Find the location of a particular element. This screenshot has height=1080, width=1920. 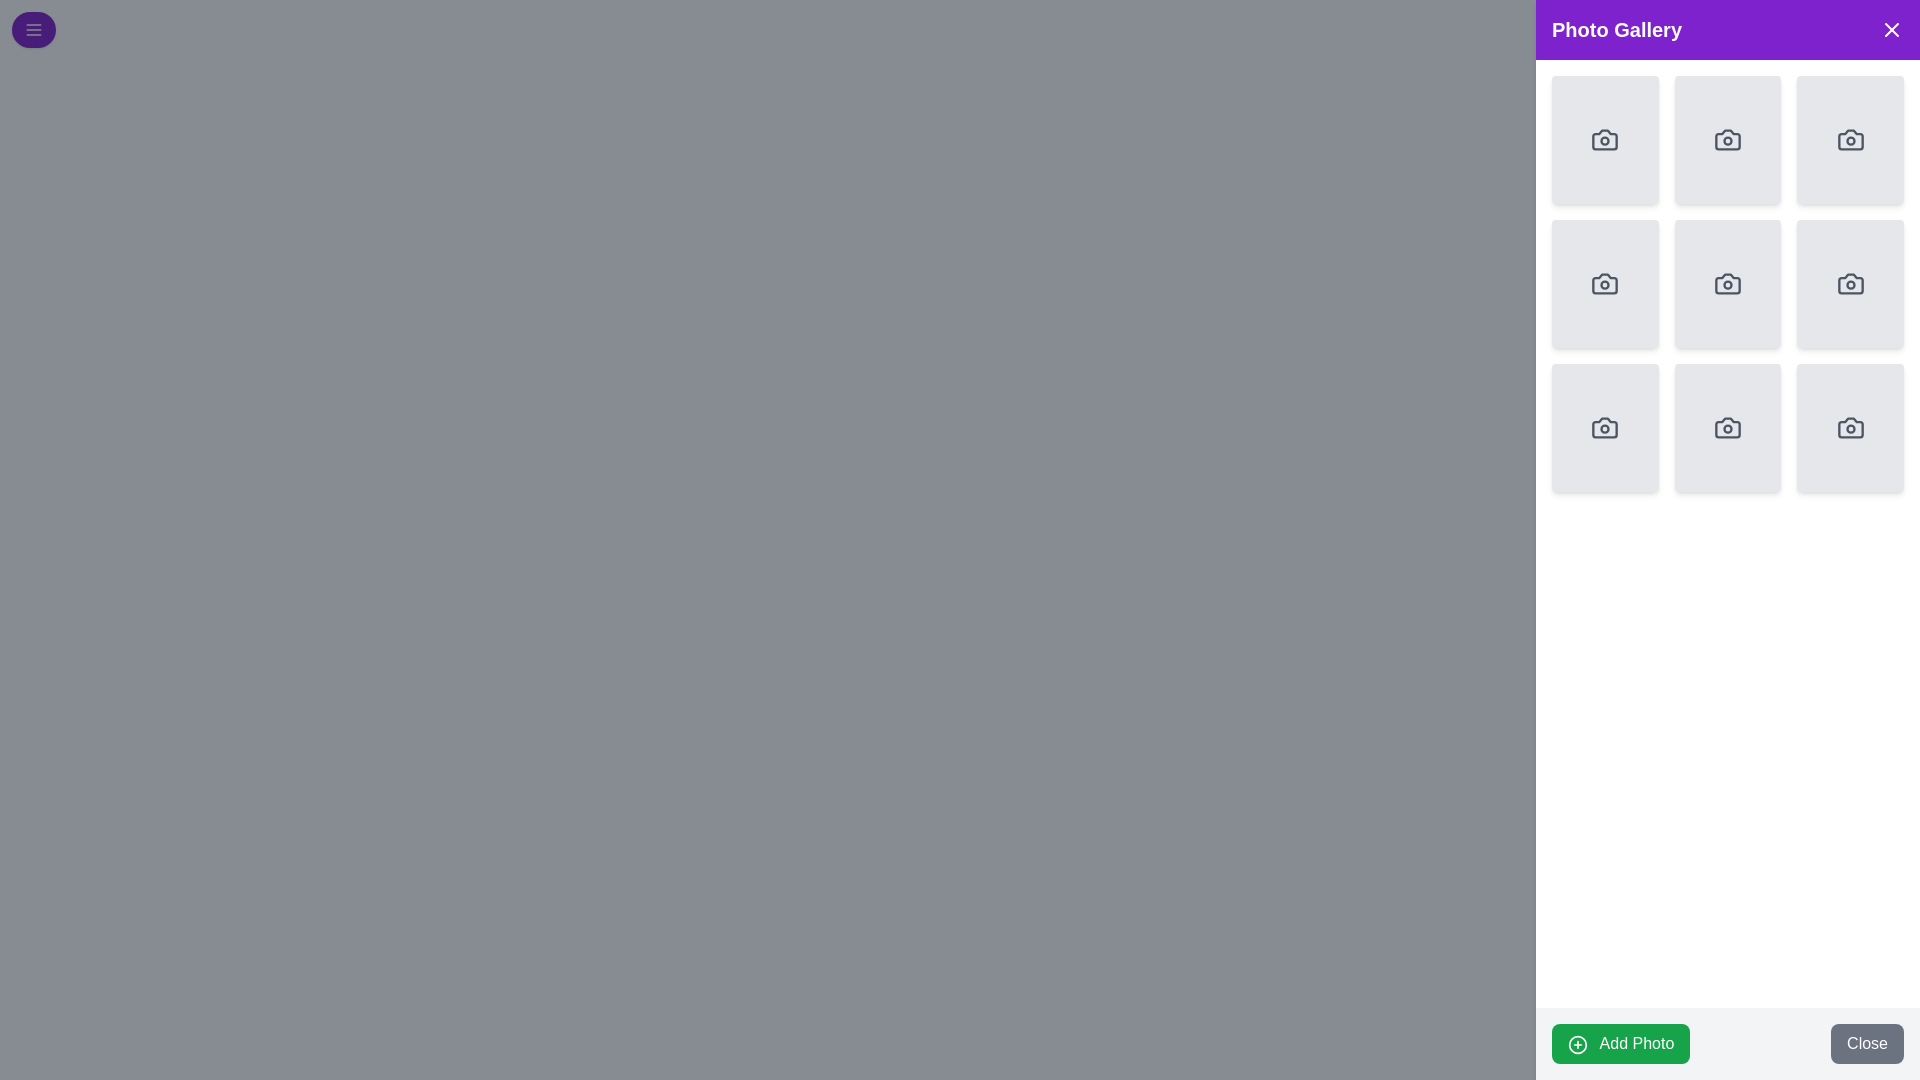

the SVG camera icon located in the second row, second column of the 3x3 grid layout within the photo gallery feature is located at coordinates (1727, 138).